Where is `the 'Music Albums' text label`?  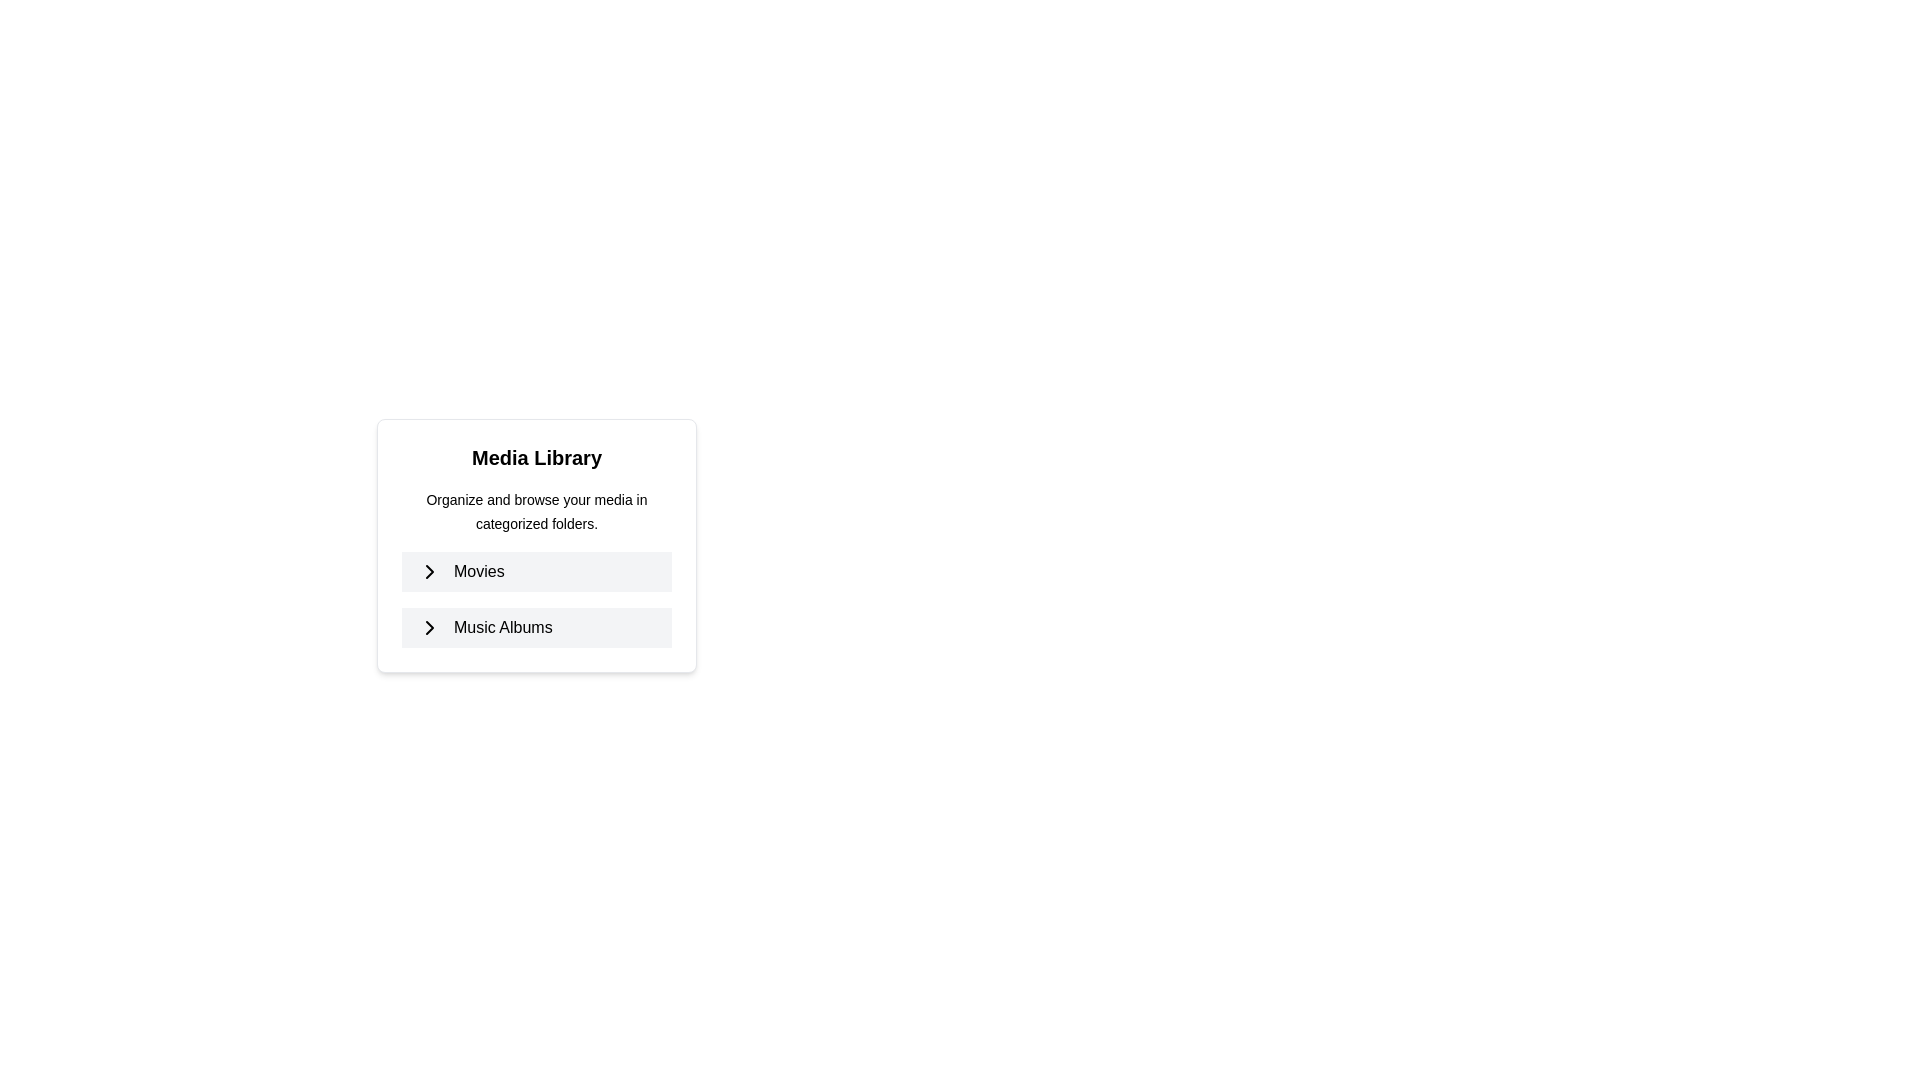
the 'Music Albums' text label is located at coordinates (485, 627).